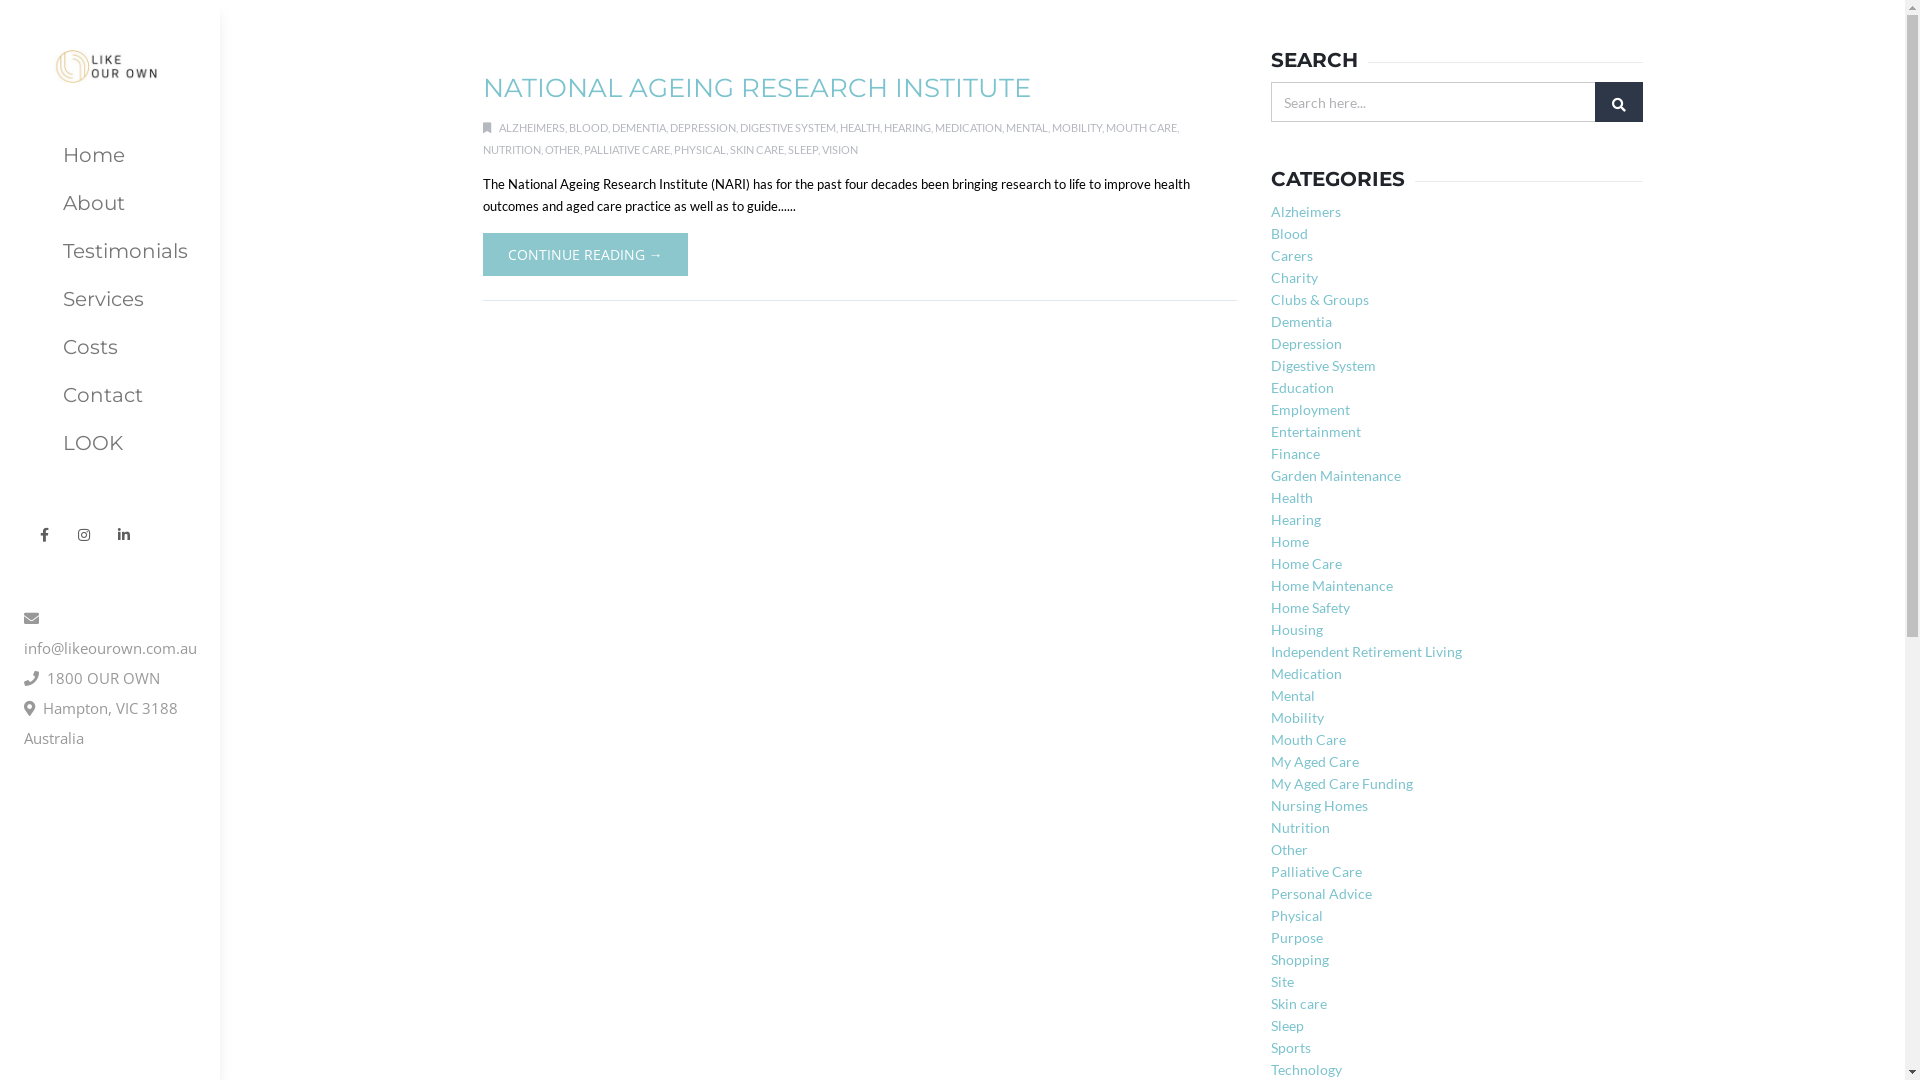 The width and height of the screenshot is (1920, 1080). Describe the element at coordinates (906, 126) in the screenshot. I see `'HEARING'` at that location.